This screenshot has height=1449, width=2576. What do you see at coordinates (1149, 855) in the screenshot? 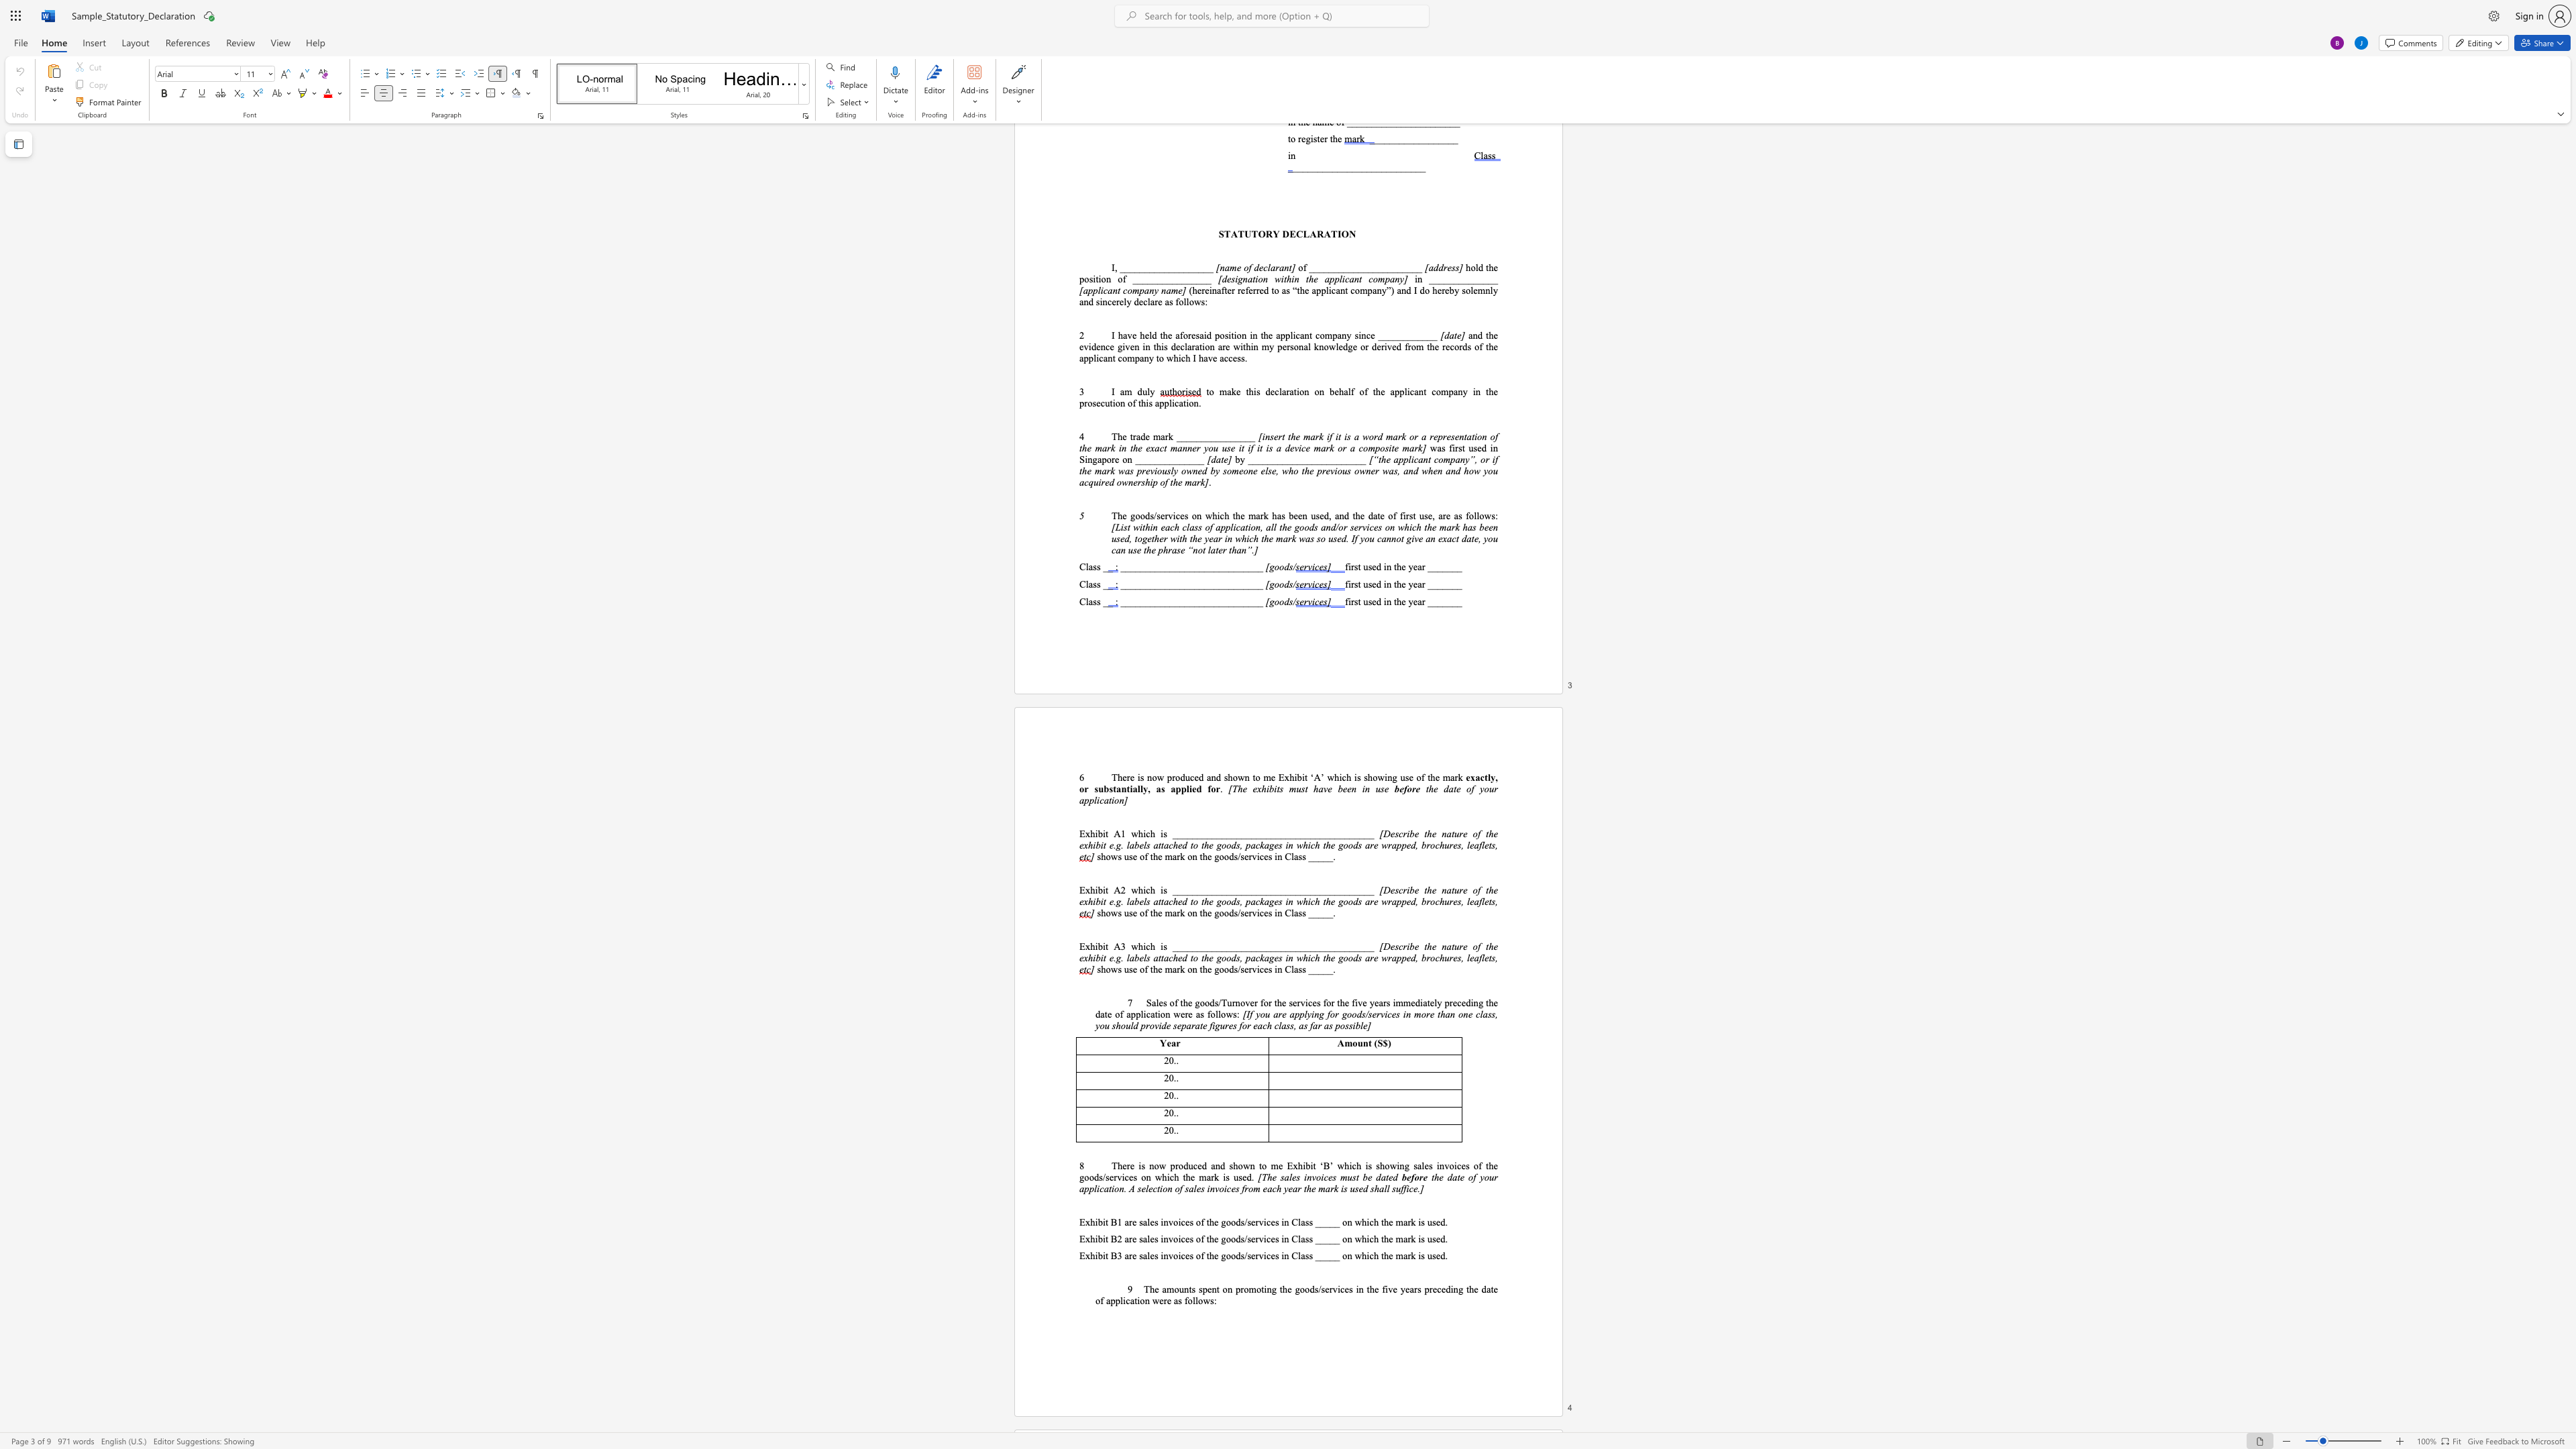
I see `the subset text "the mark on the g" within the text "shows use of the mark on the goods/services in Class _____."` at bounding box center [1149, 855].